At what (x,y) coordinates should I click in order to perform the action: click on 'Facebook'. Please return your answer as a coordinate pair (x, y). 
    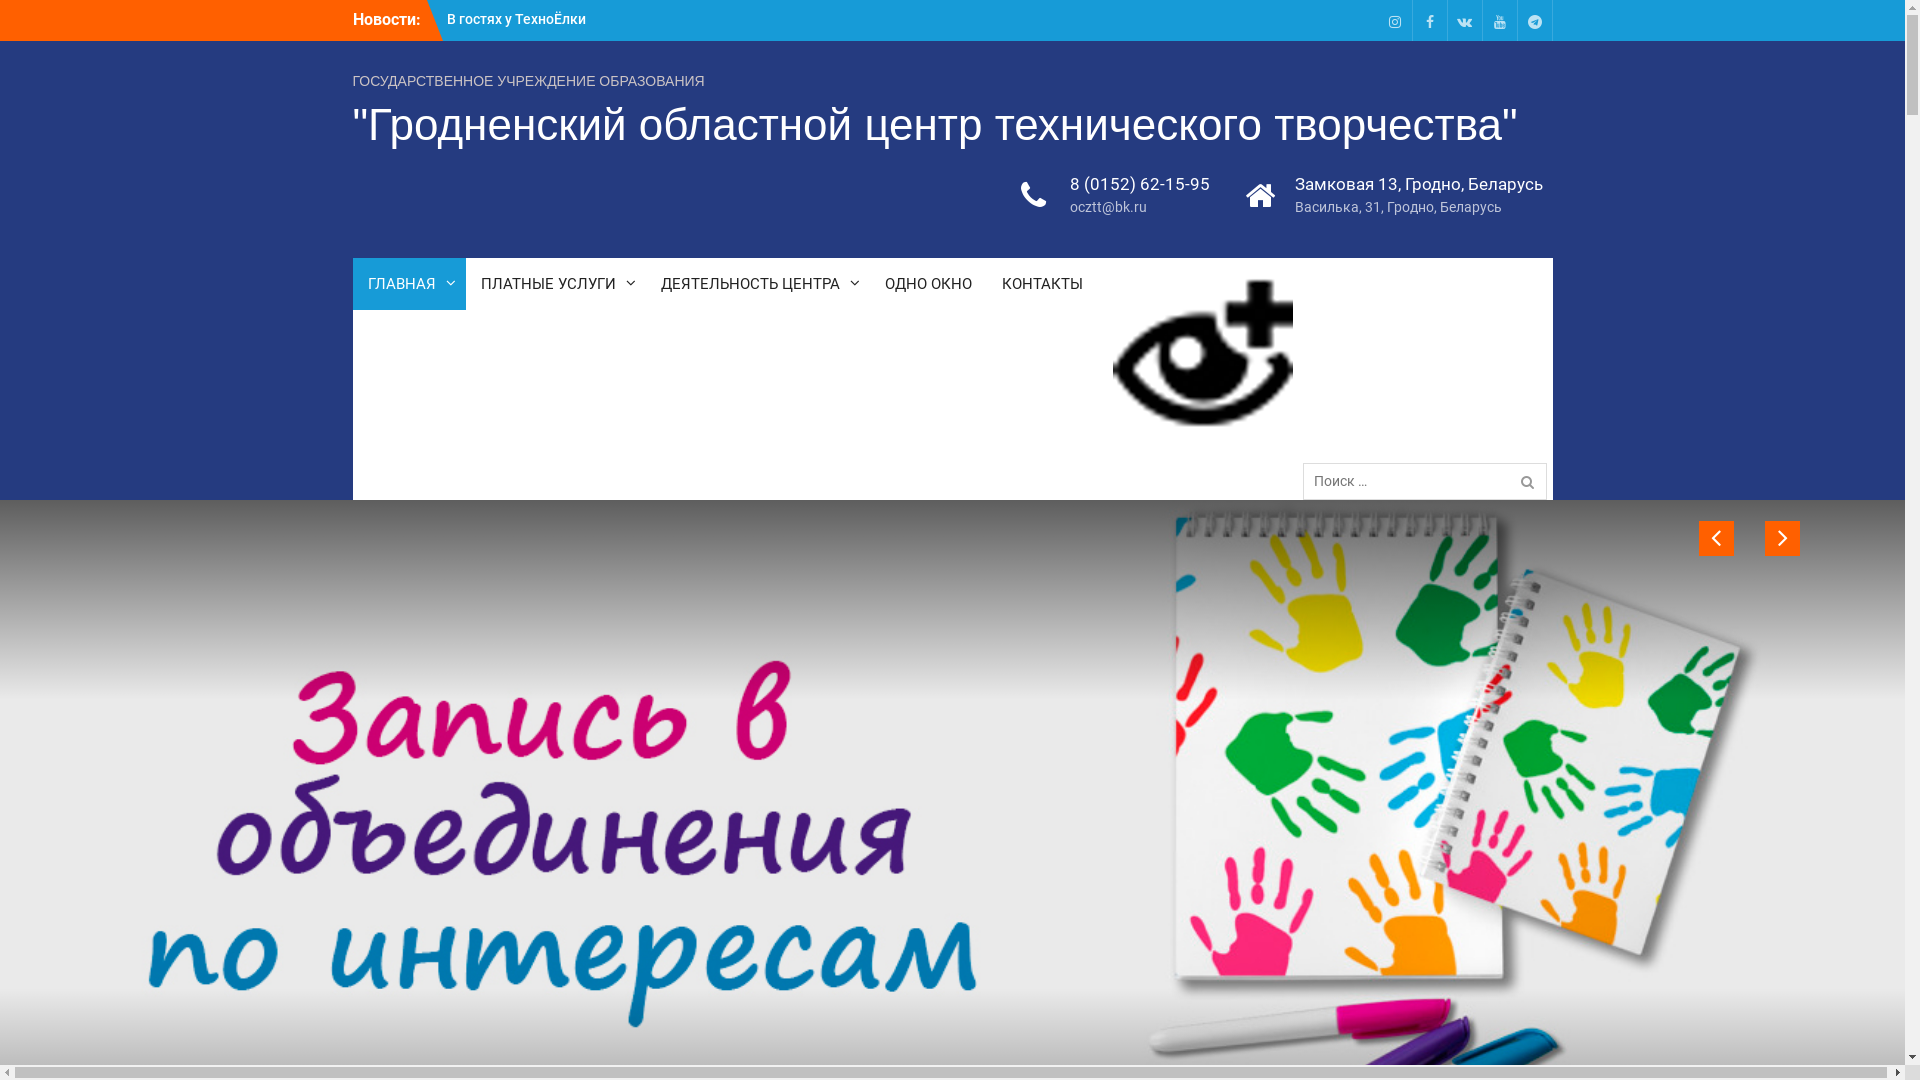
    Looking at the image, I should click on (1429, 20).